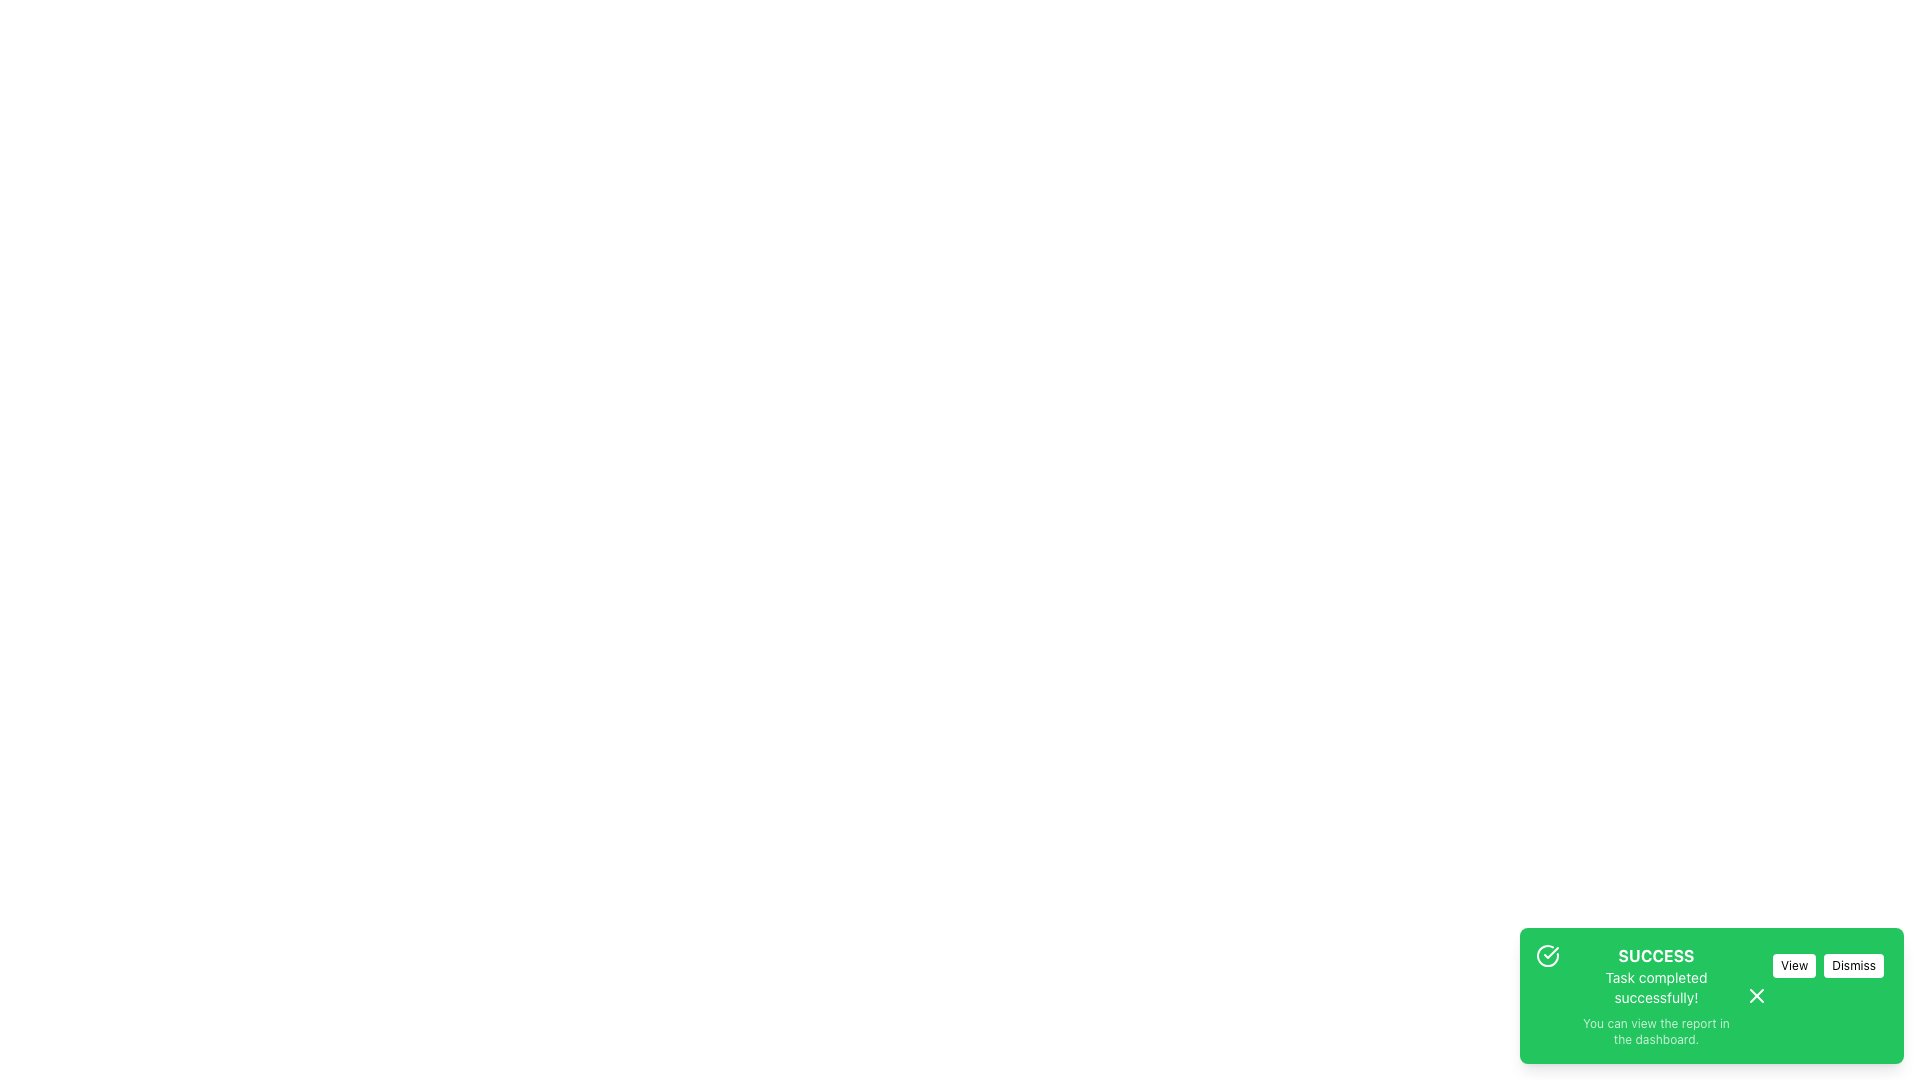  What do you see at coordinates (1656, 986) in the screenshot?
I see `the static text element that displays 'Task completed successfully!' within the green notification panel located beneath the bolded text 'SUCCESS'` at bounding box center [1656, 986].